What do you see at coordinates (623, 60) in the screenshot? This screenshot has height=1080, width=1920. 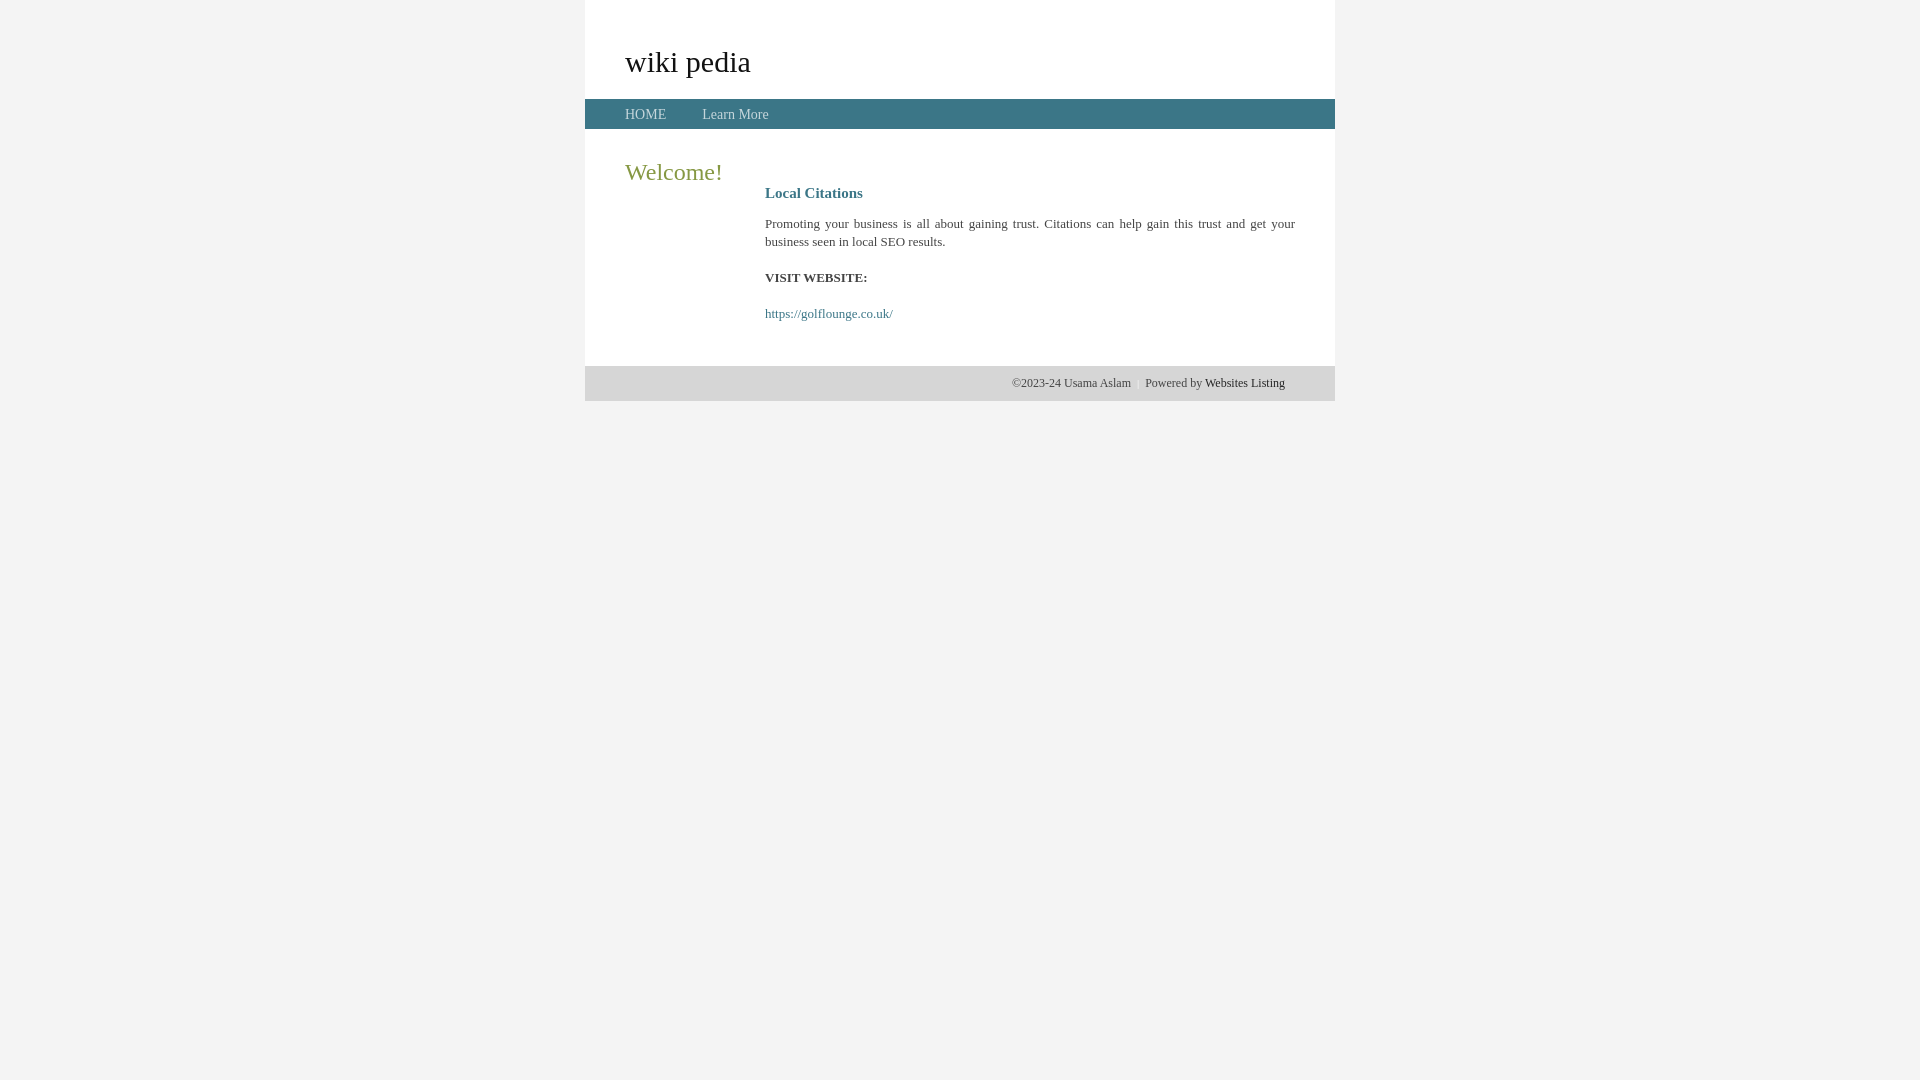 I see `'wiki pedia'` at bounding box center [623, 60].